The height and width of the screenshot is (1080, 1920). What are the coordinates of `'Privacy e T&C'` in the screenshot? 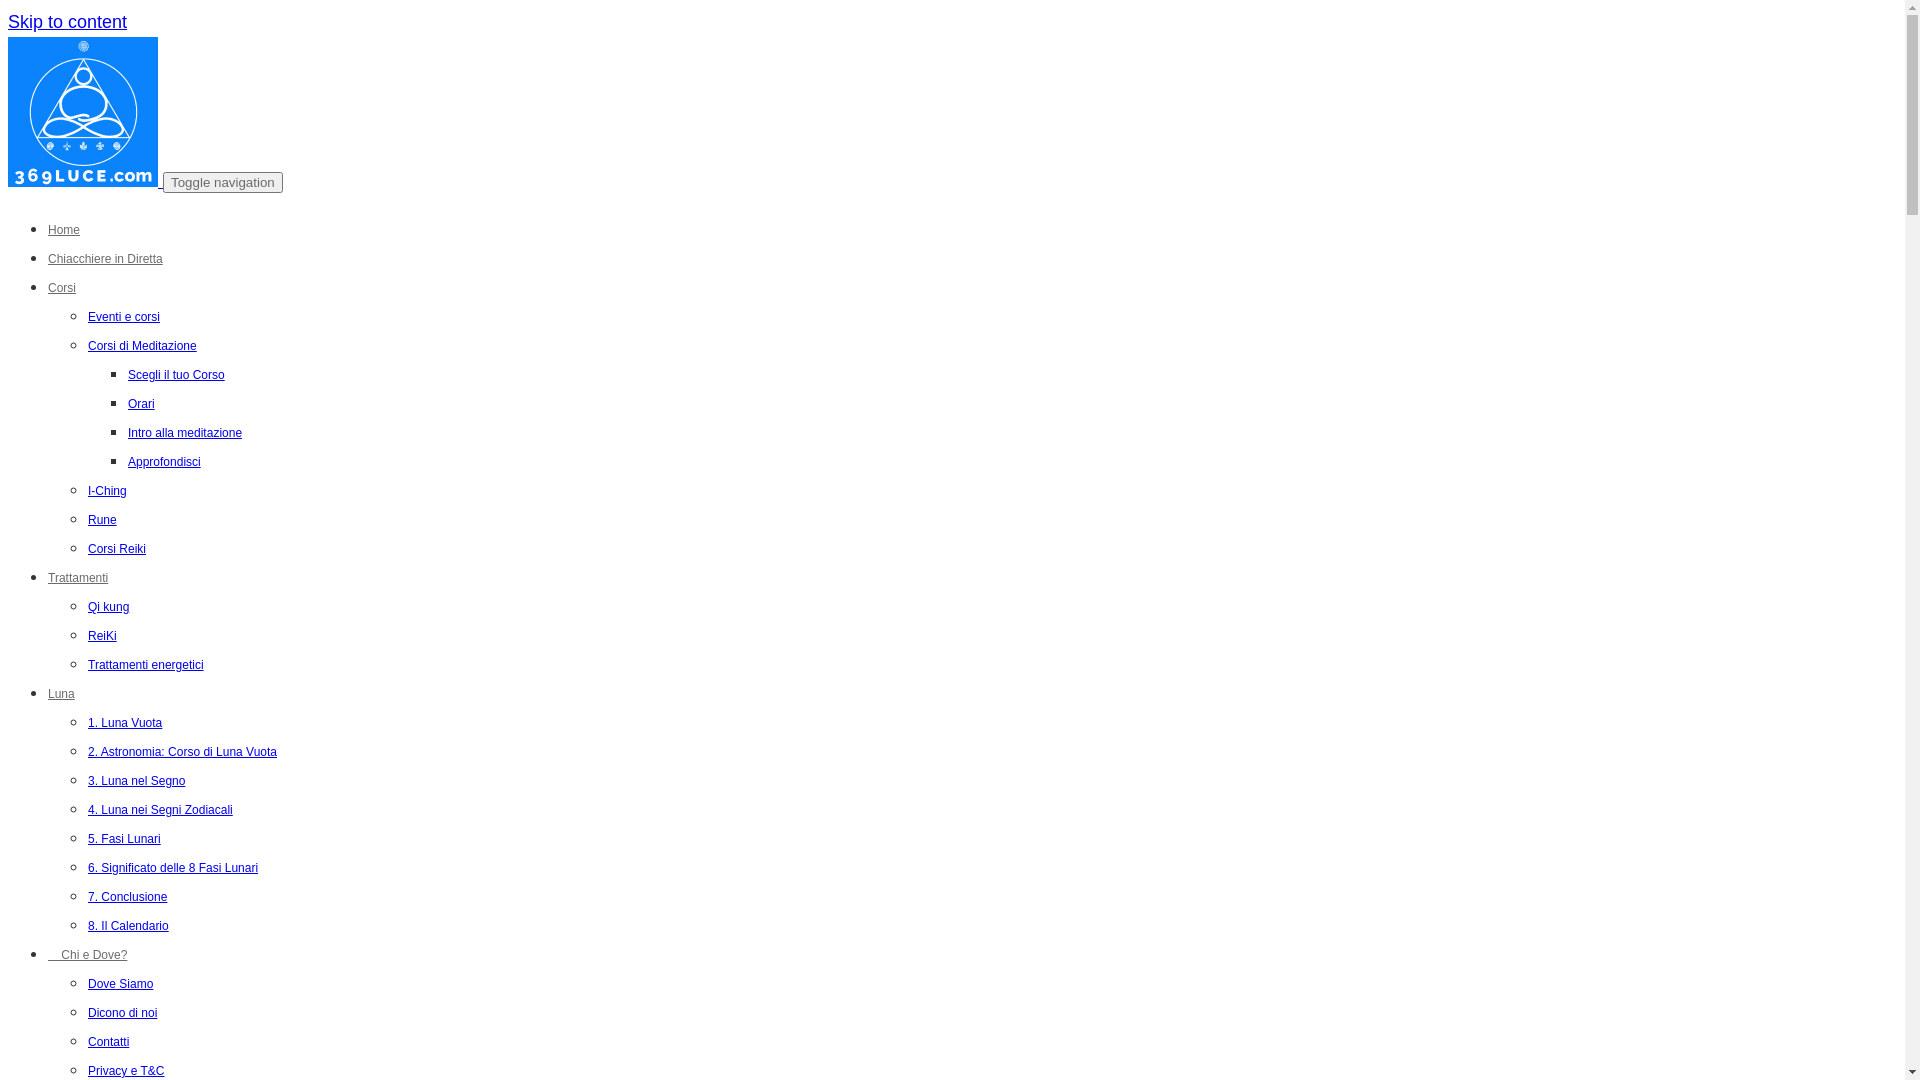 It's located at (124, 1070).